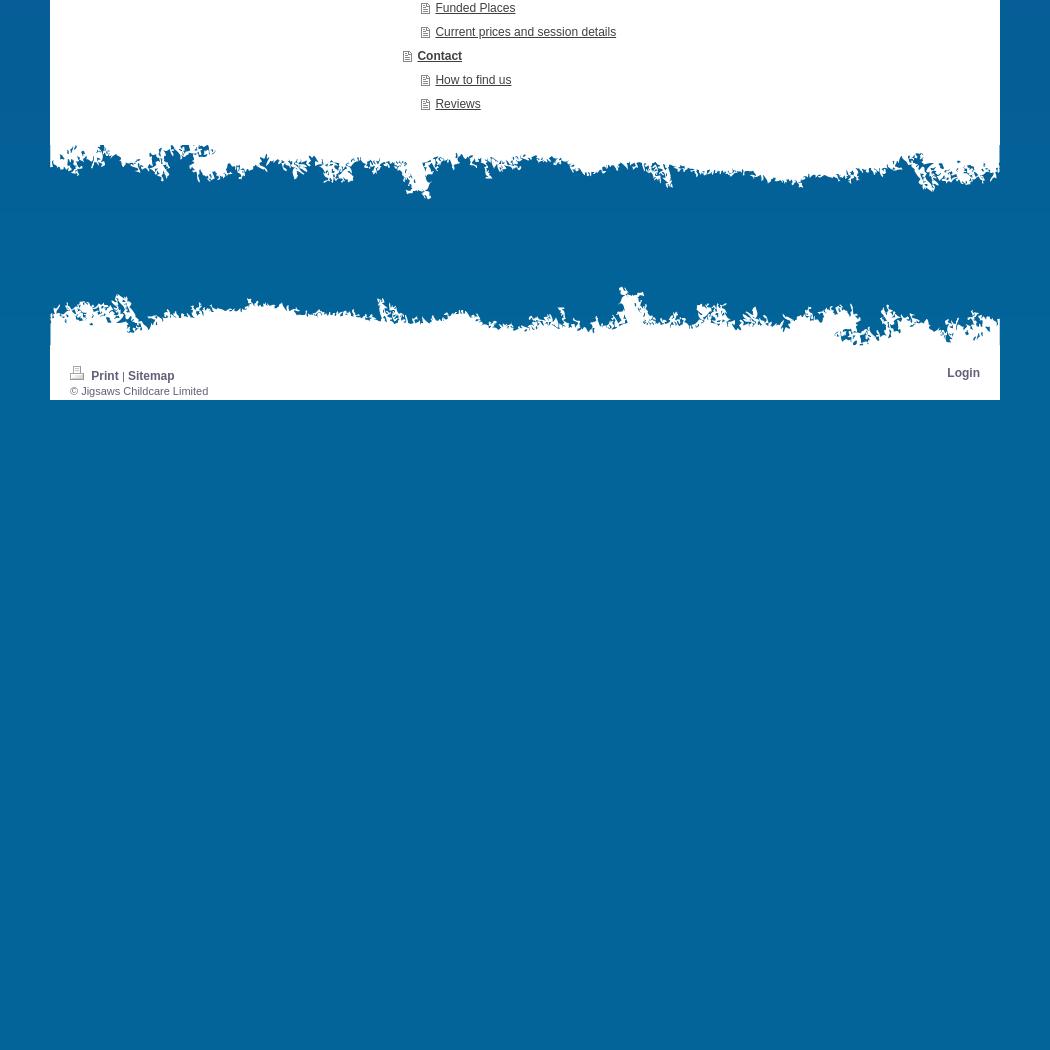 The height and width of the screenshot is (1050, 1050). What do you see at coordinates (473, 78) in the screenshot?
I see `'How to find us'` at bounding box center [473, 78].